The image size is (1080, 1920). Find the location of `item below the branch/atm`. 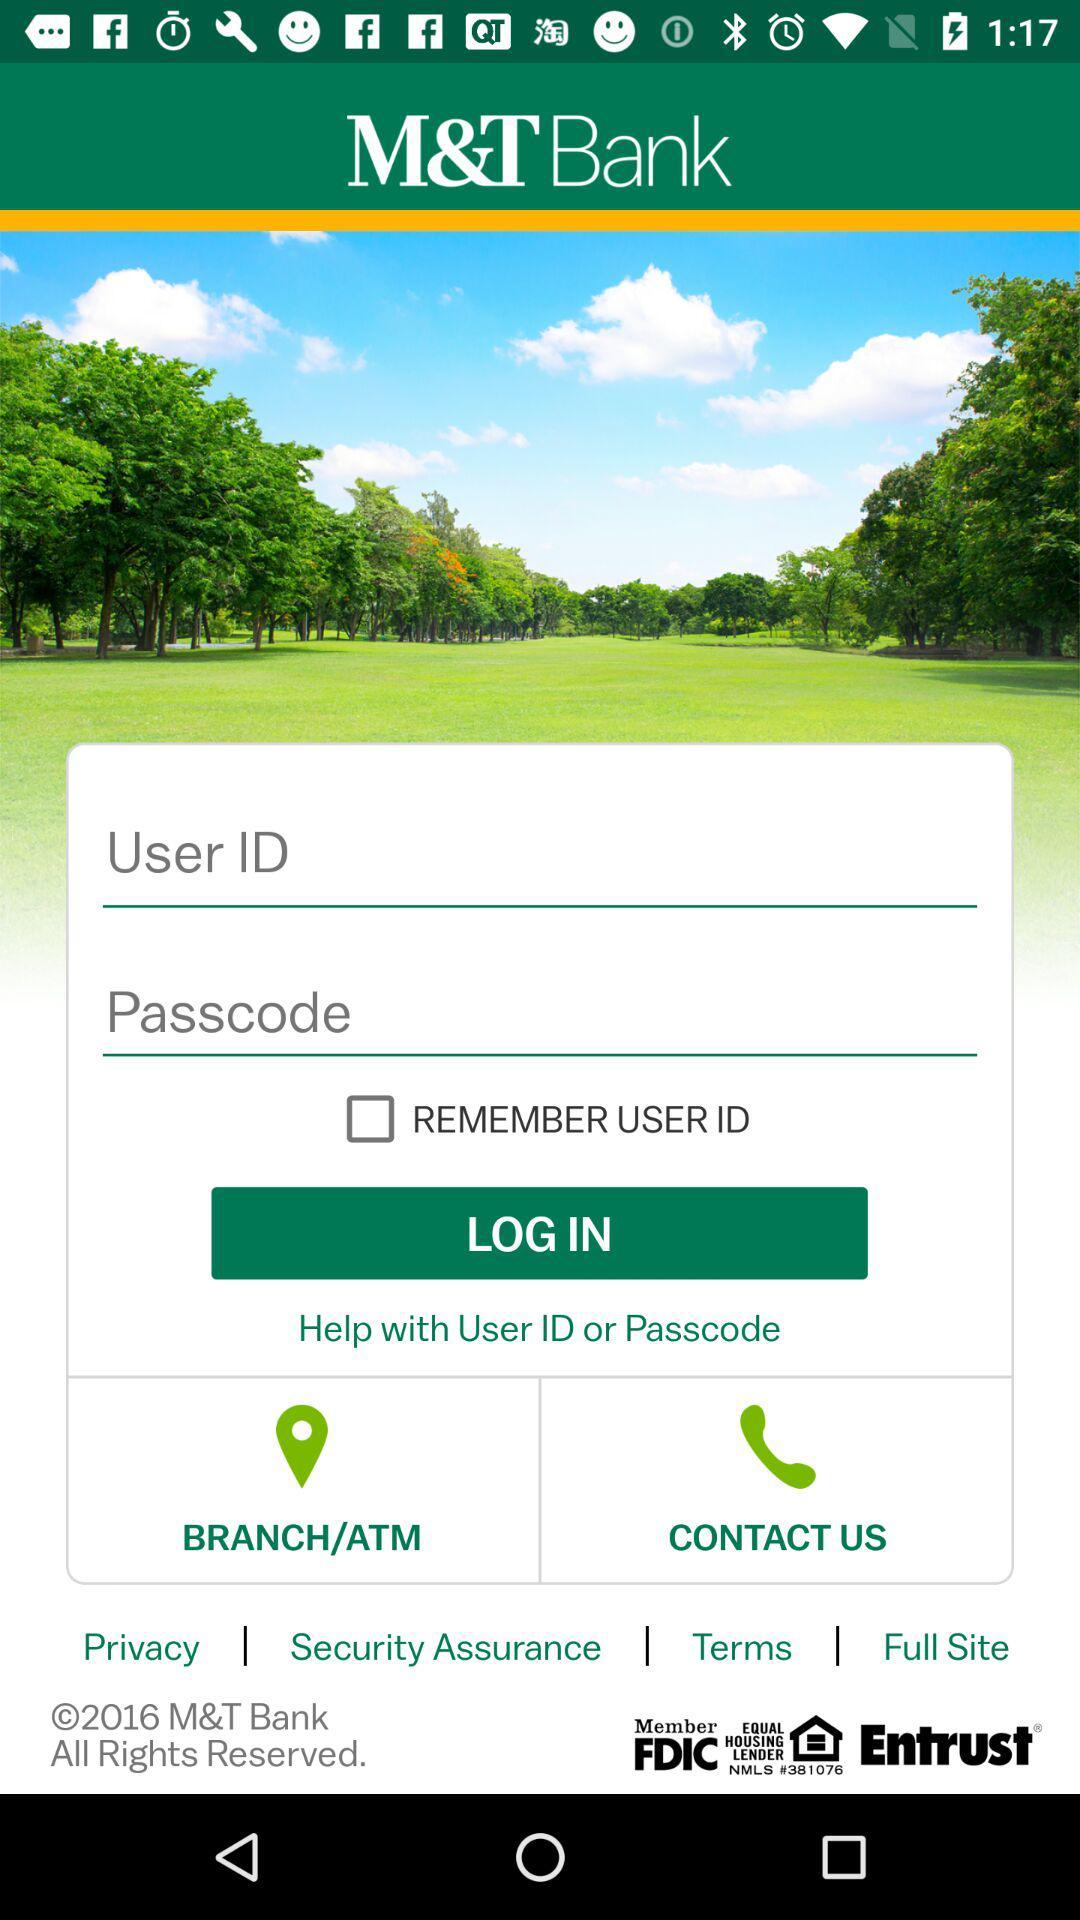

item below the branch/atm is located at coordinates (140, 1646).